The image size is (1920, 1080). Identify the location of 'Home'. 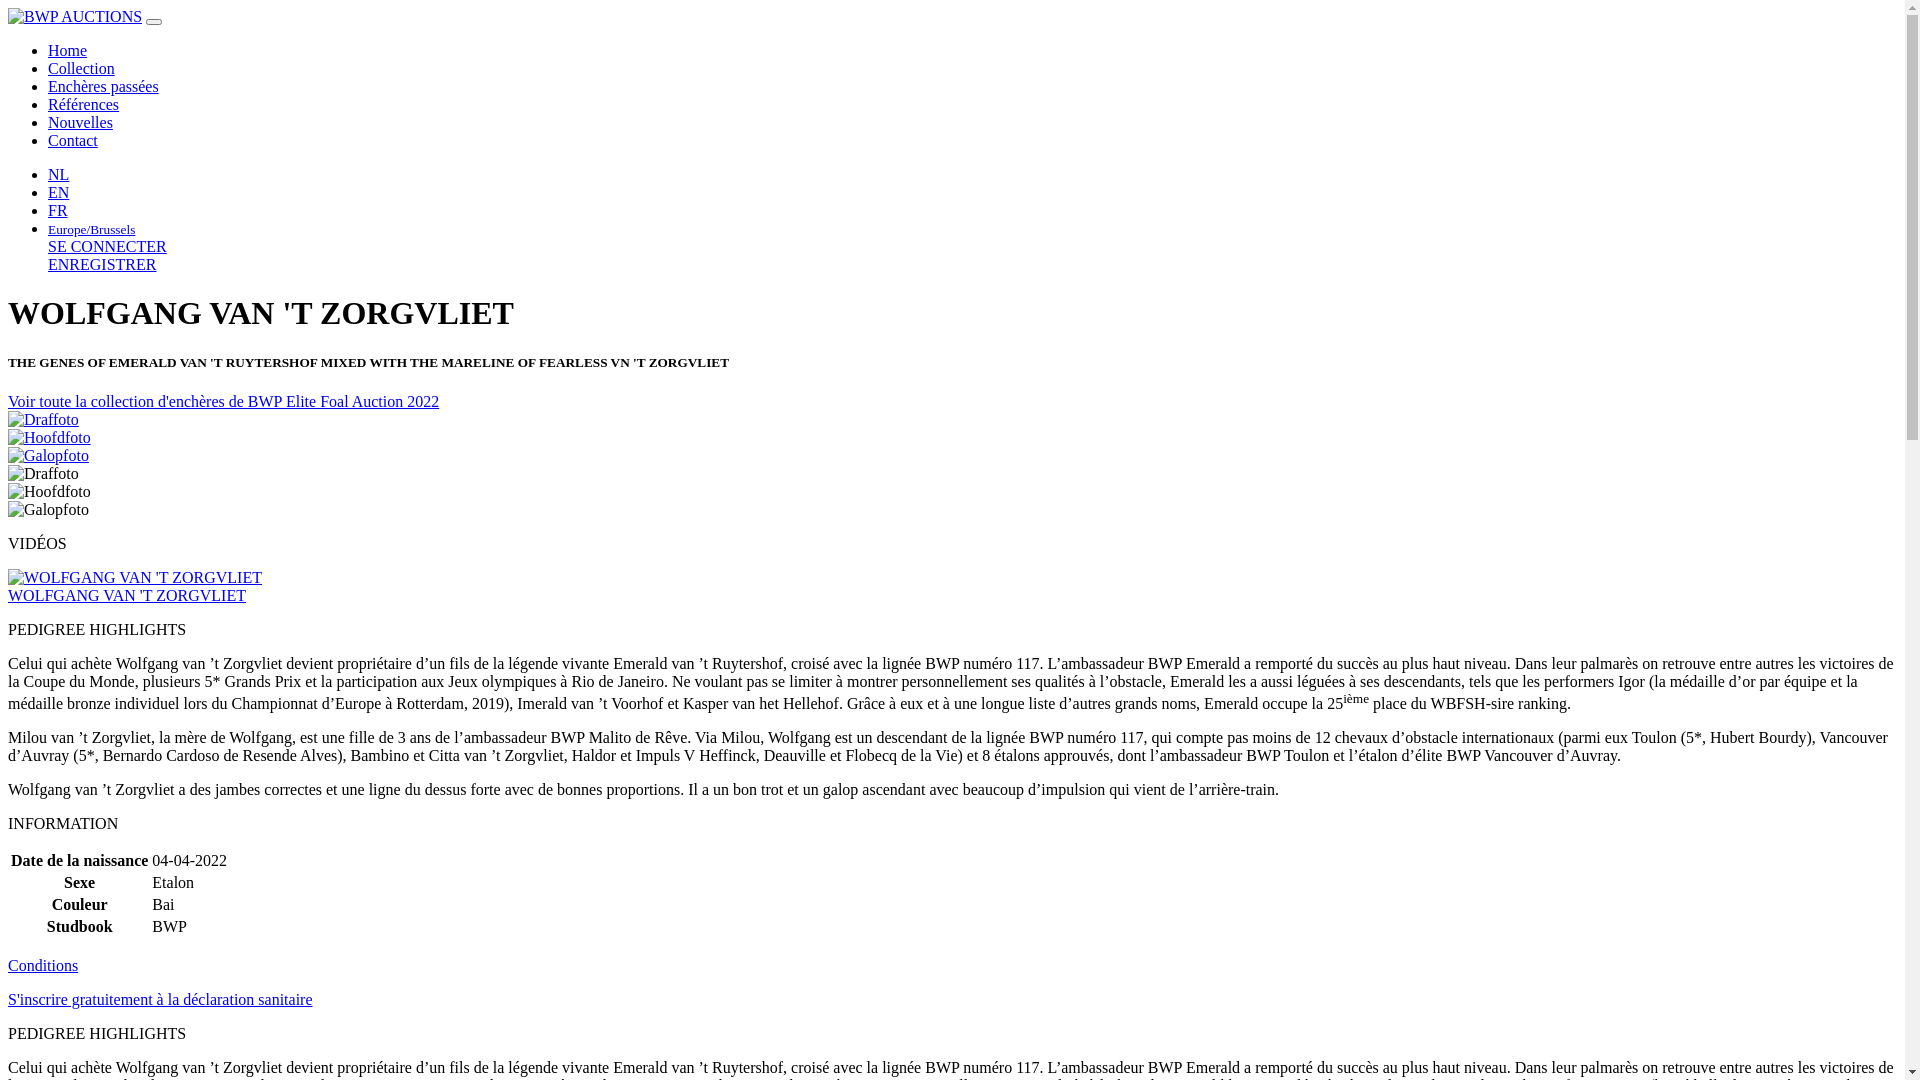
(67, 49).